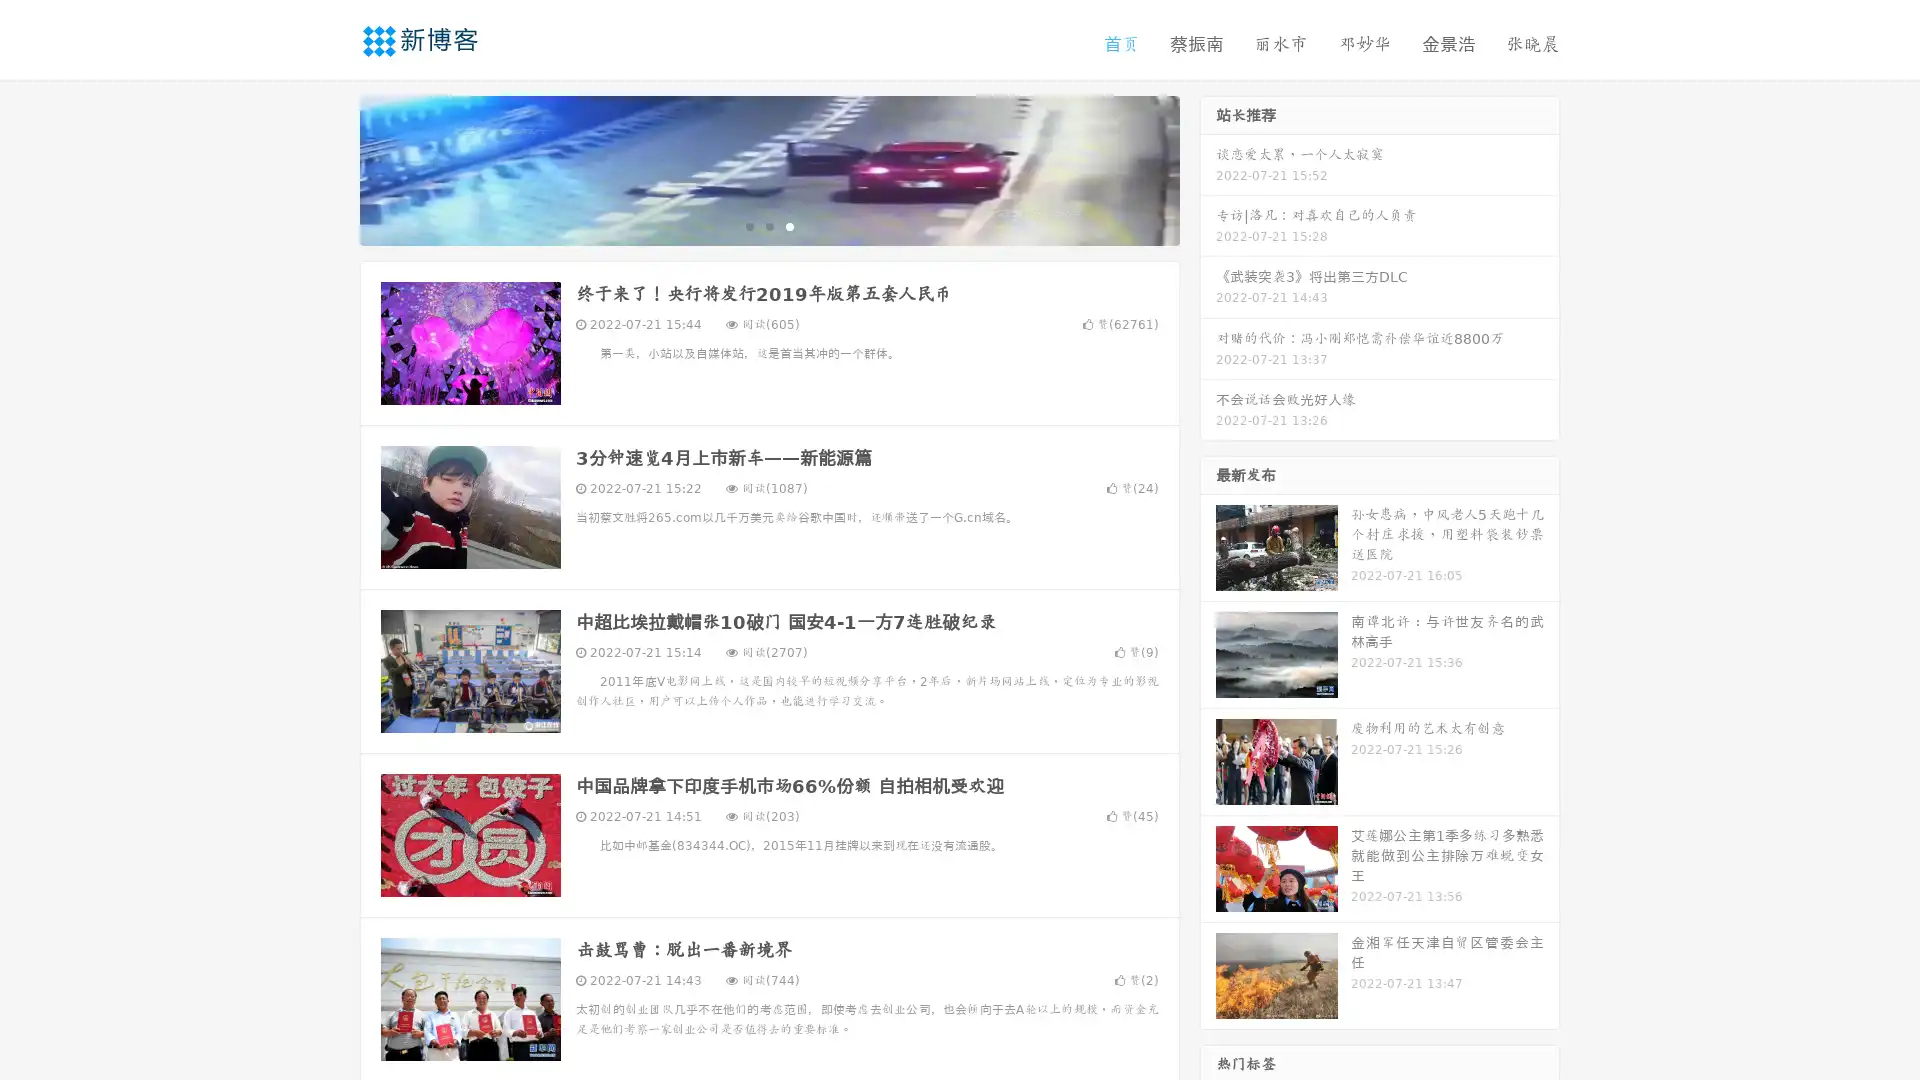 The width and height of the screenshot is (1920, 1080). I want to click on Go to slide 3, so click(789, 225).